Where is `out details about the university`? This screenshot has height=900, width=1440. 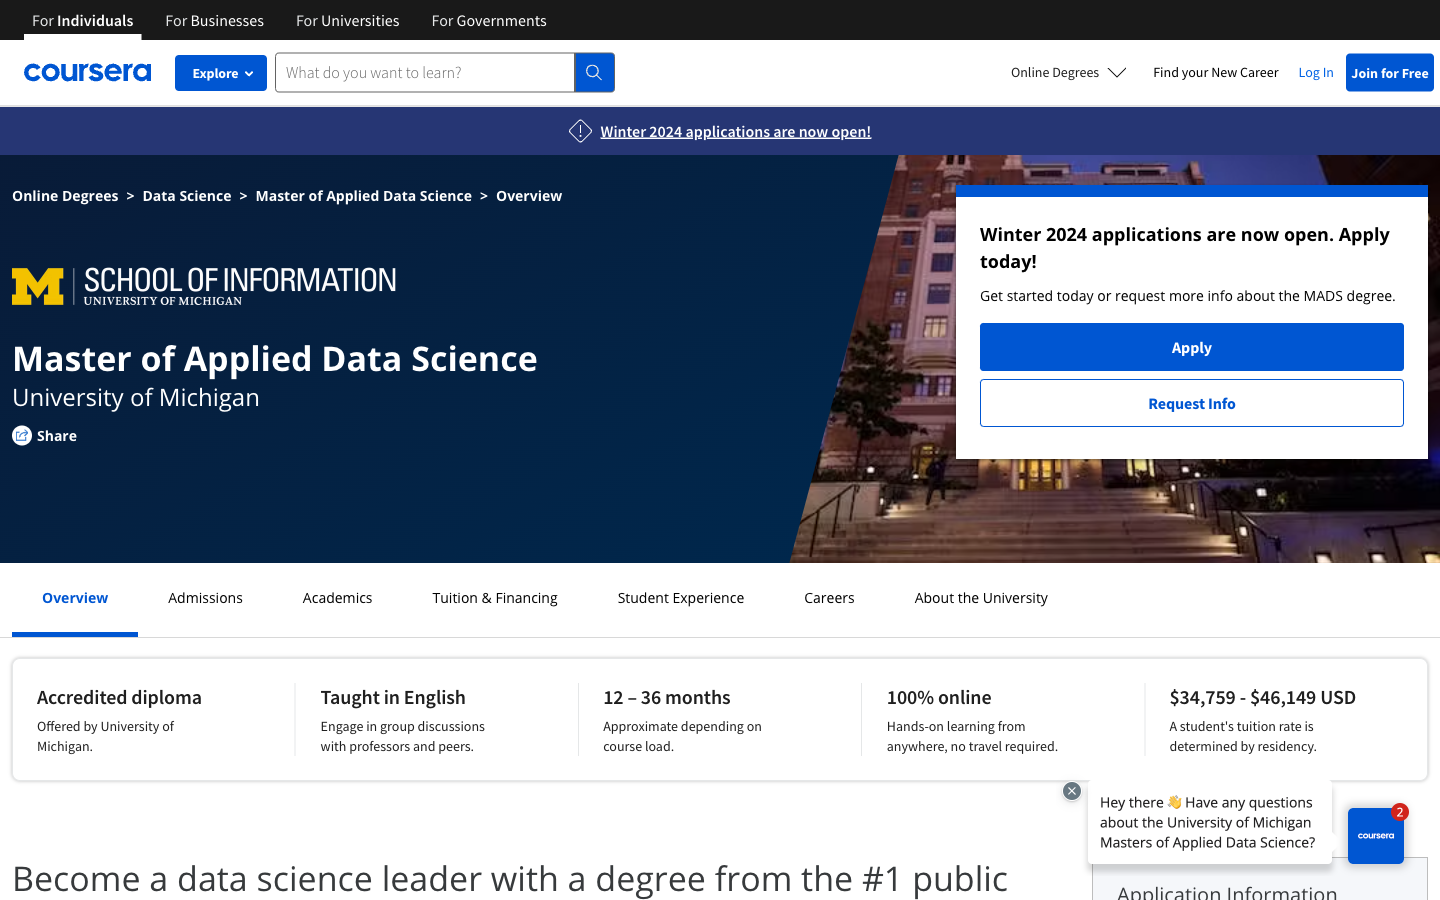
out details about the university is located at coordinates (980, 597).